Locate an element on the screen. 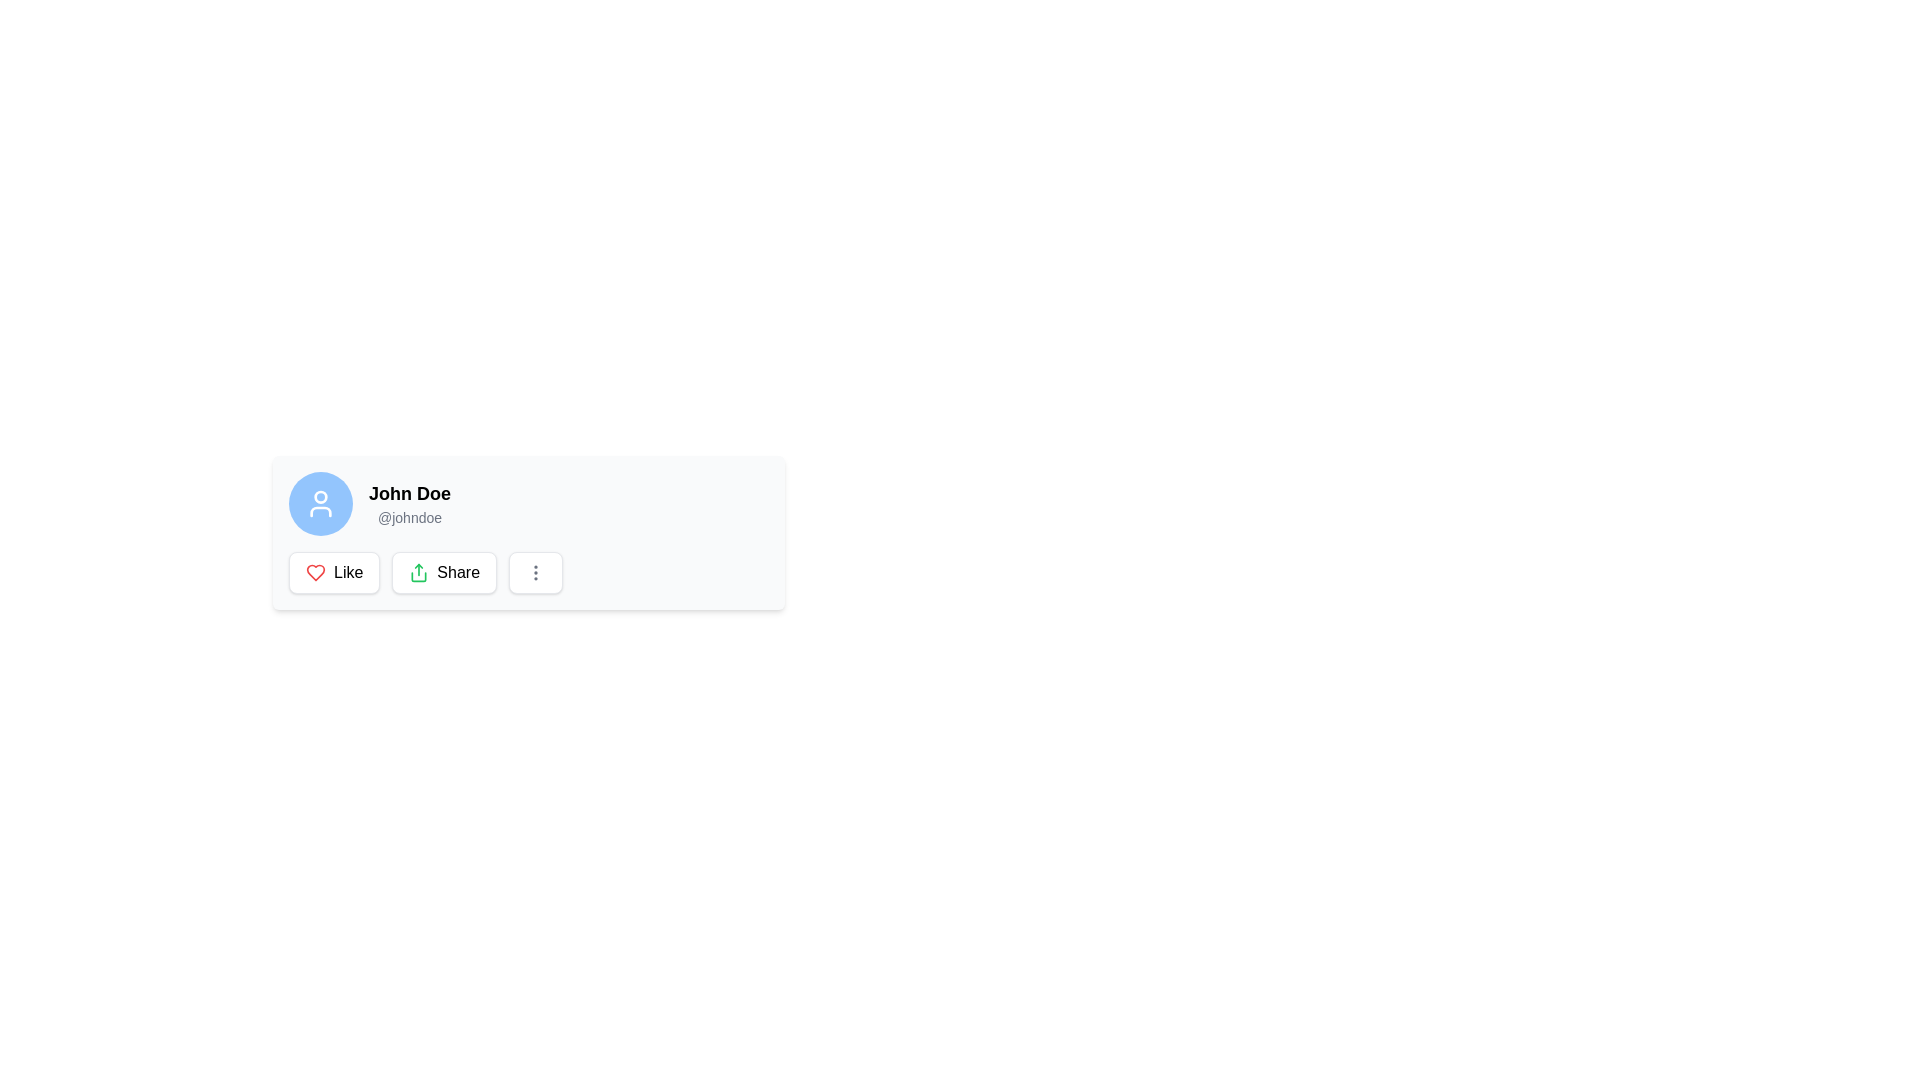 Image resolution: width=1920 pixels, height=1080 pixels. the heart icon located to the left of the 'Like' button is located at coordinates (315, 573).